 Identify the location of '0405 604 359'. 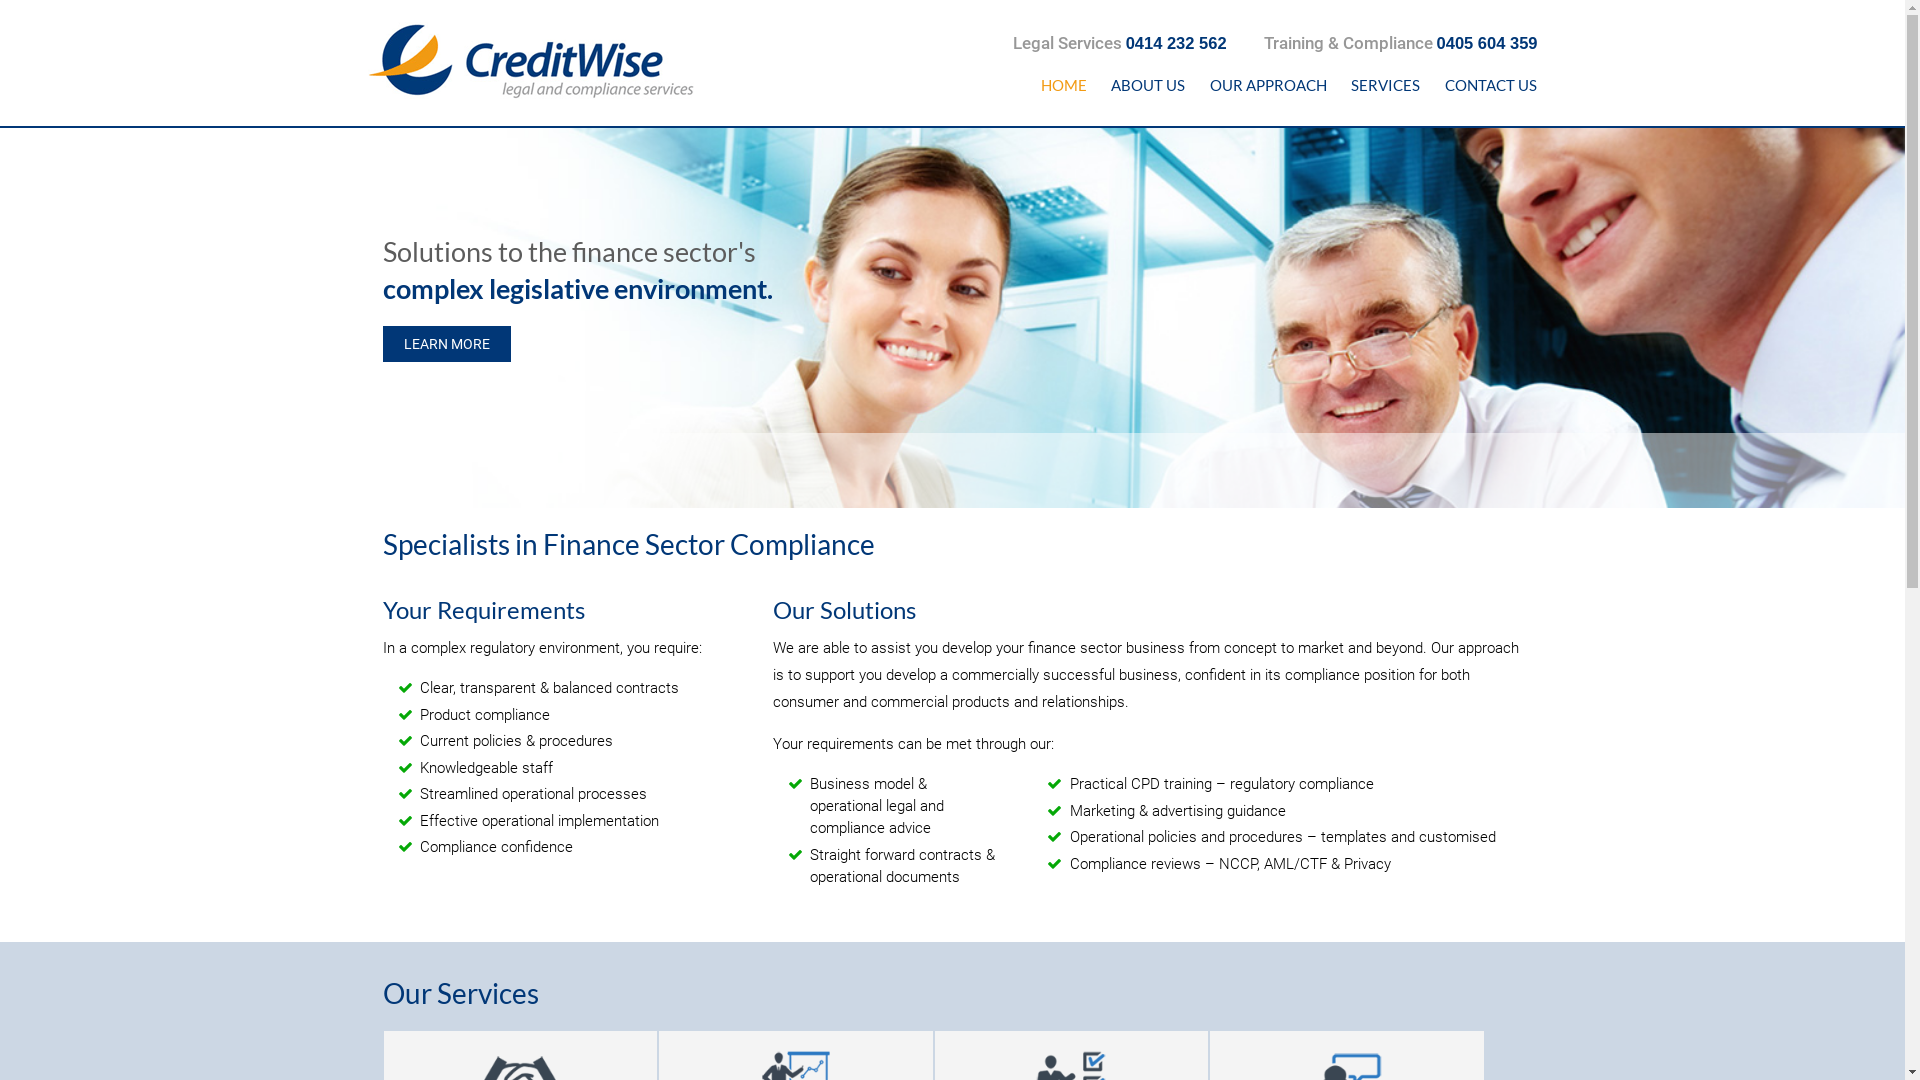
(1487, 42).